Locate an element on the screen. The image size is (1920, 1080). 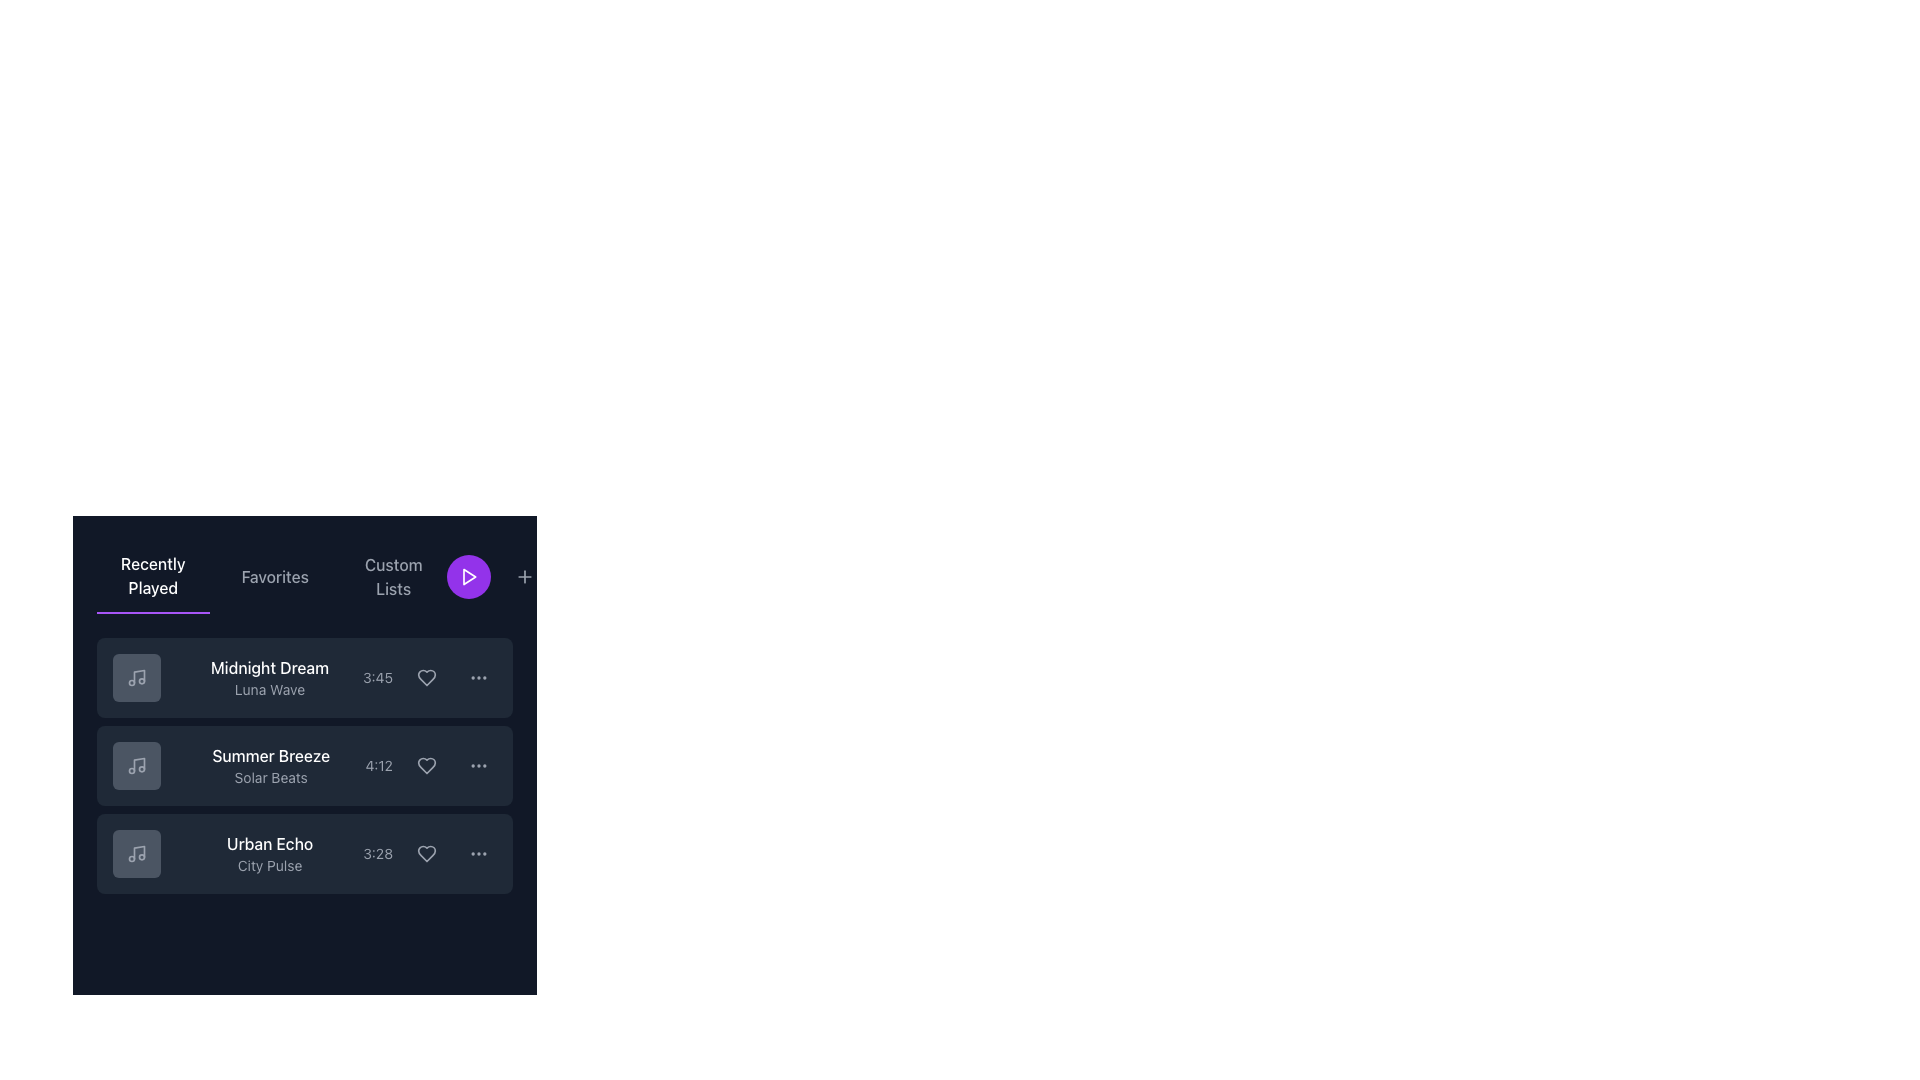
the first button from the left in a horizontal list of three options that displays recently played items in the application is located at coordinates (152, 577).